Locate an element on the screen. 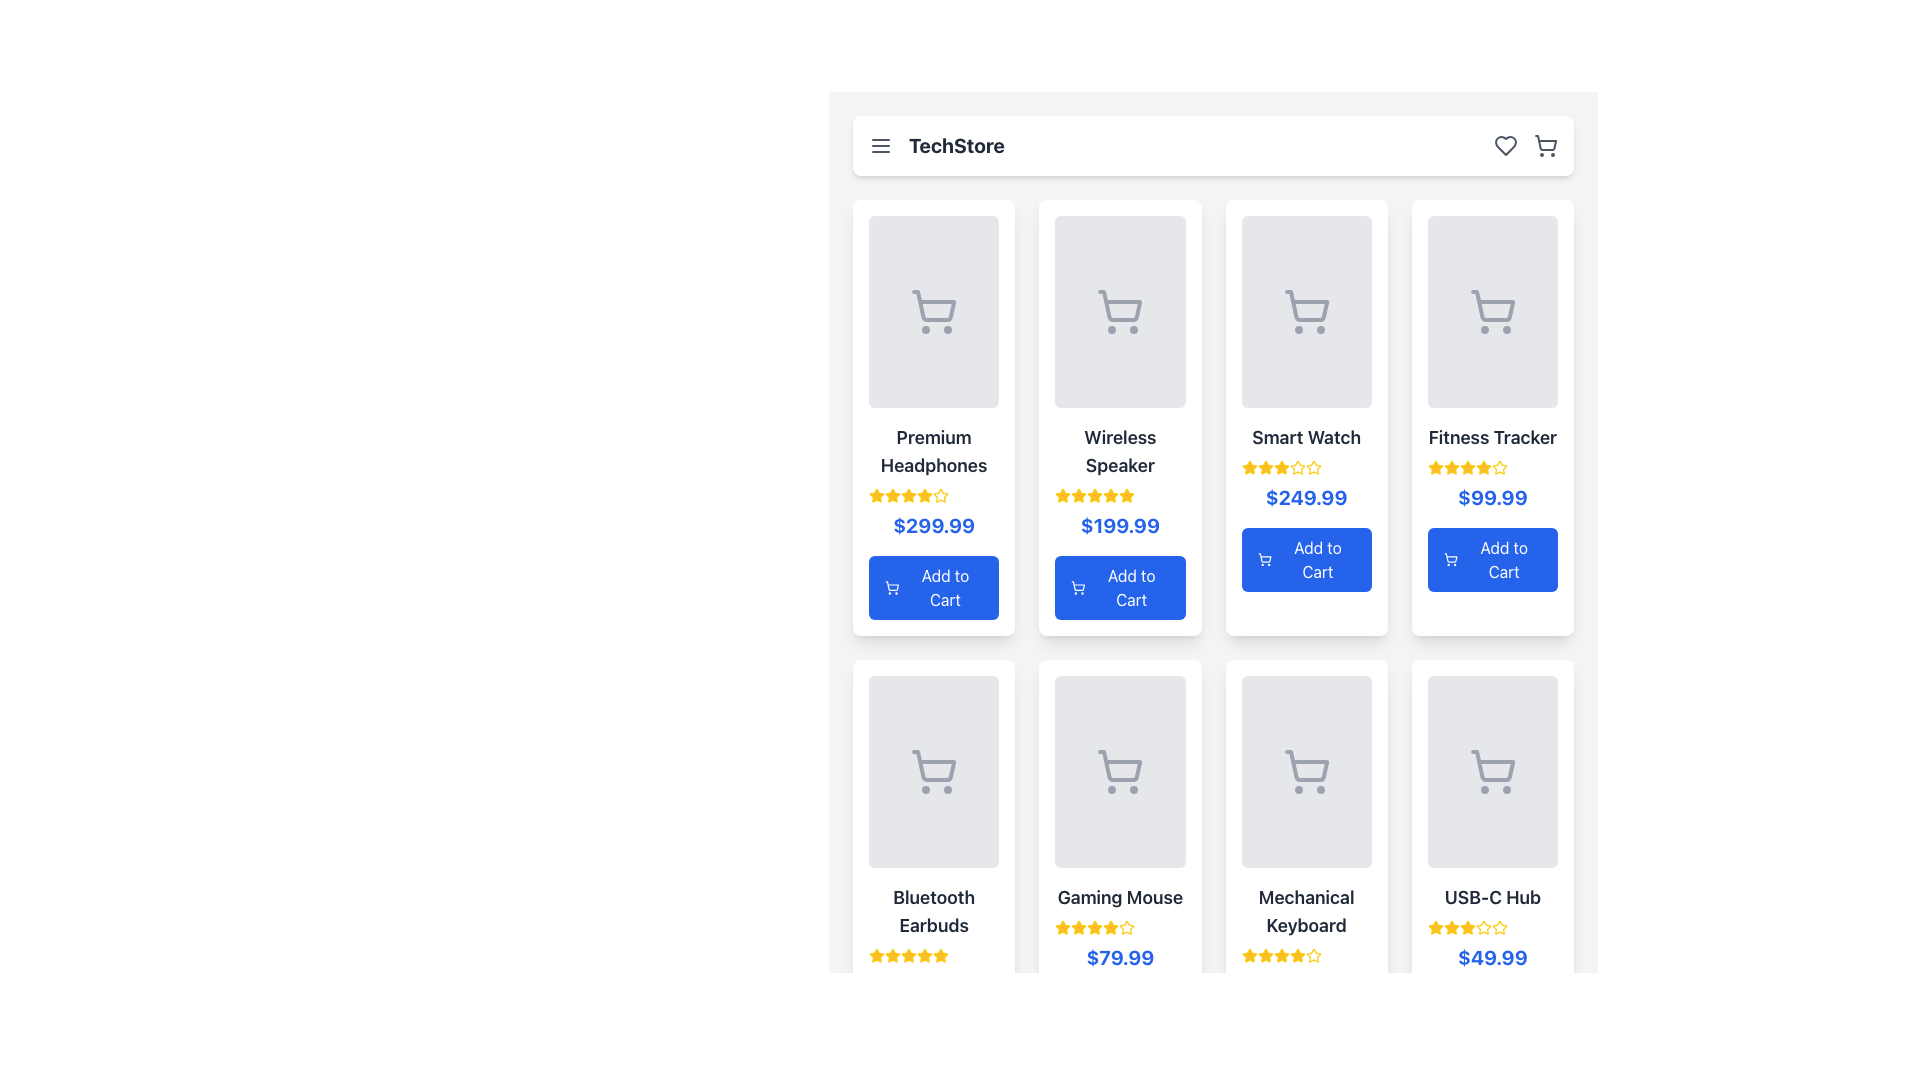 This screenshot has width=1920, height=1080. the Text label that indicates the name of the product showcased in the card, located in the bottom-right corner of the grid layout, above the product price and beneath the image placeholder is located at coordinates (1492, 897).